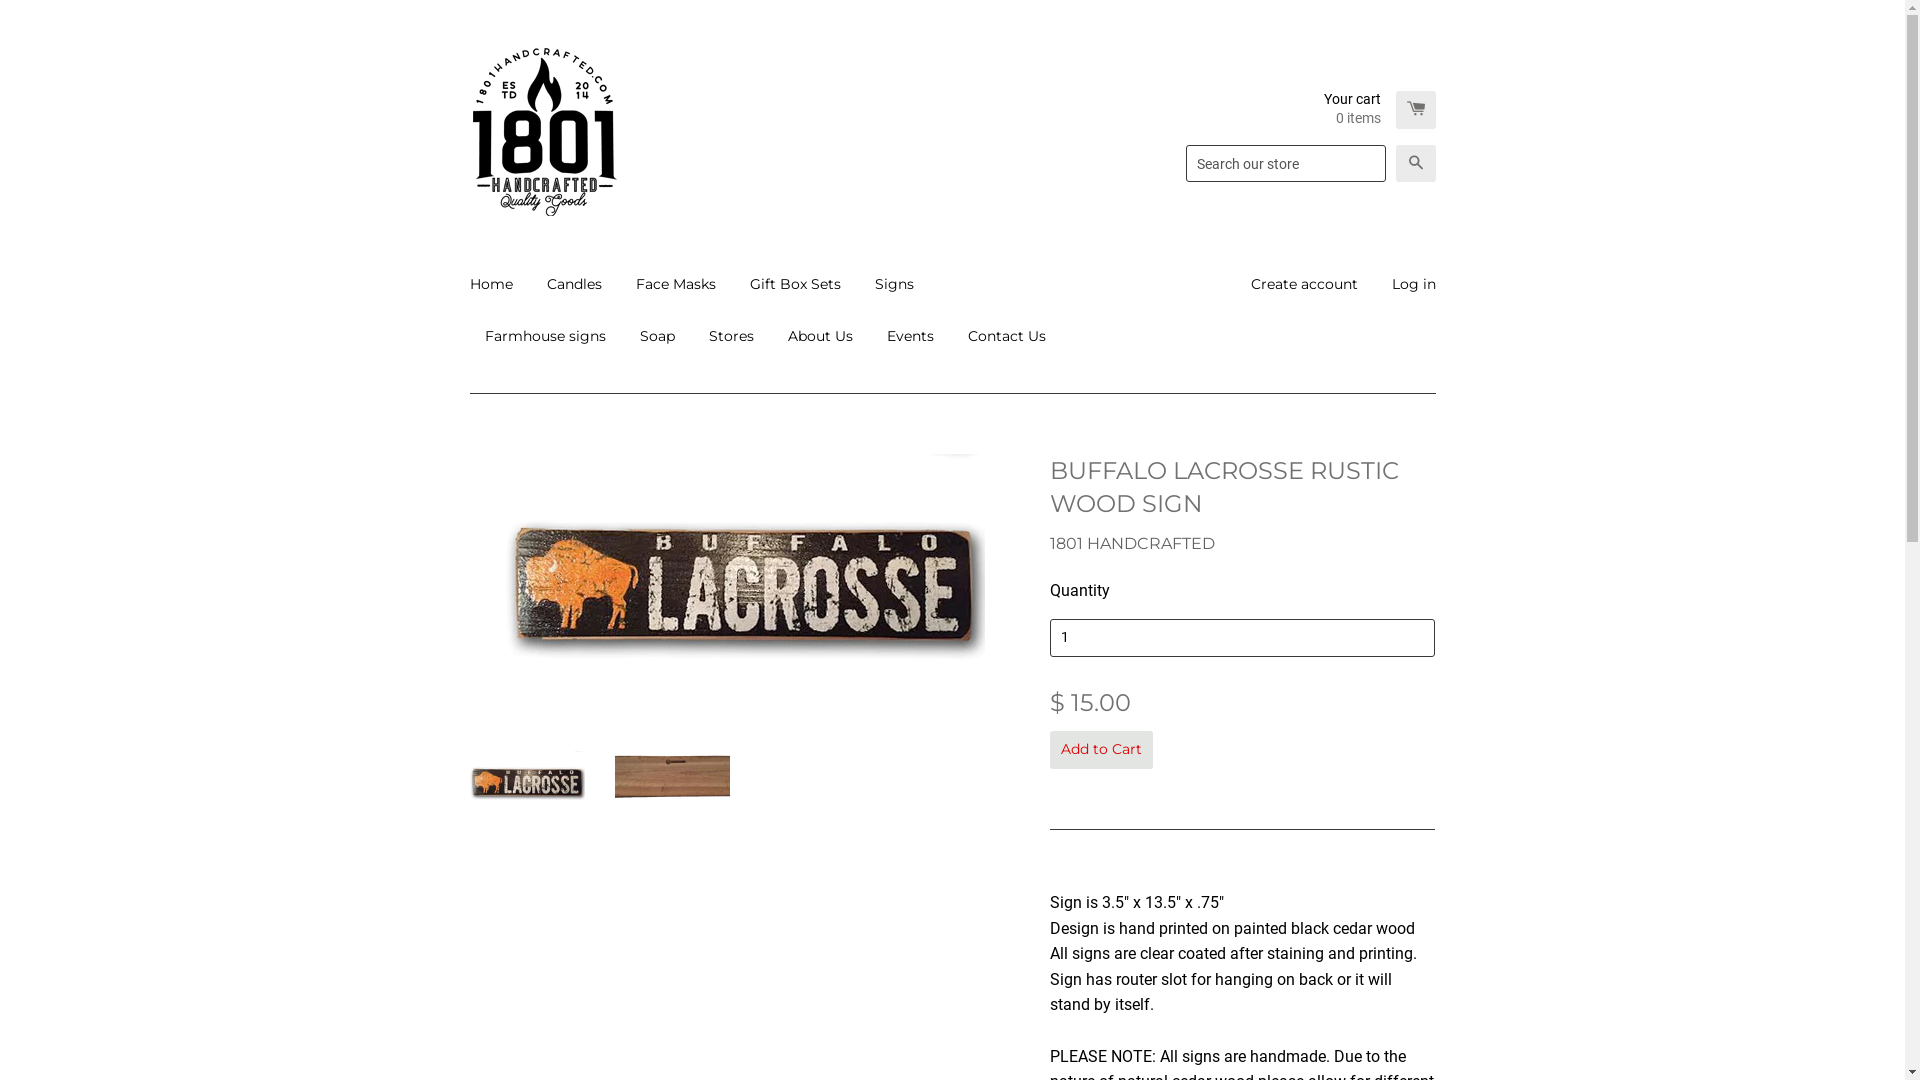  What do you see at coordinates (618, 284) in the screenshot?
I see `'Face Masks'` at bounding box center [618, 284].